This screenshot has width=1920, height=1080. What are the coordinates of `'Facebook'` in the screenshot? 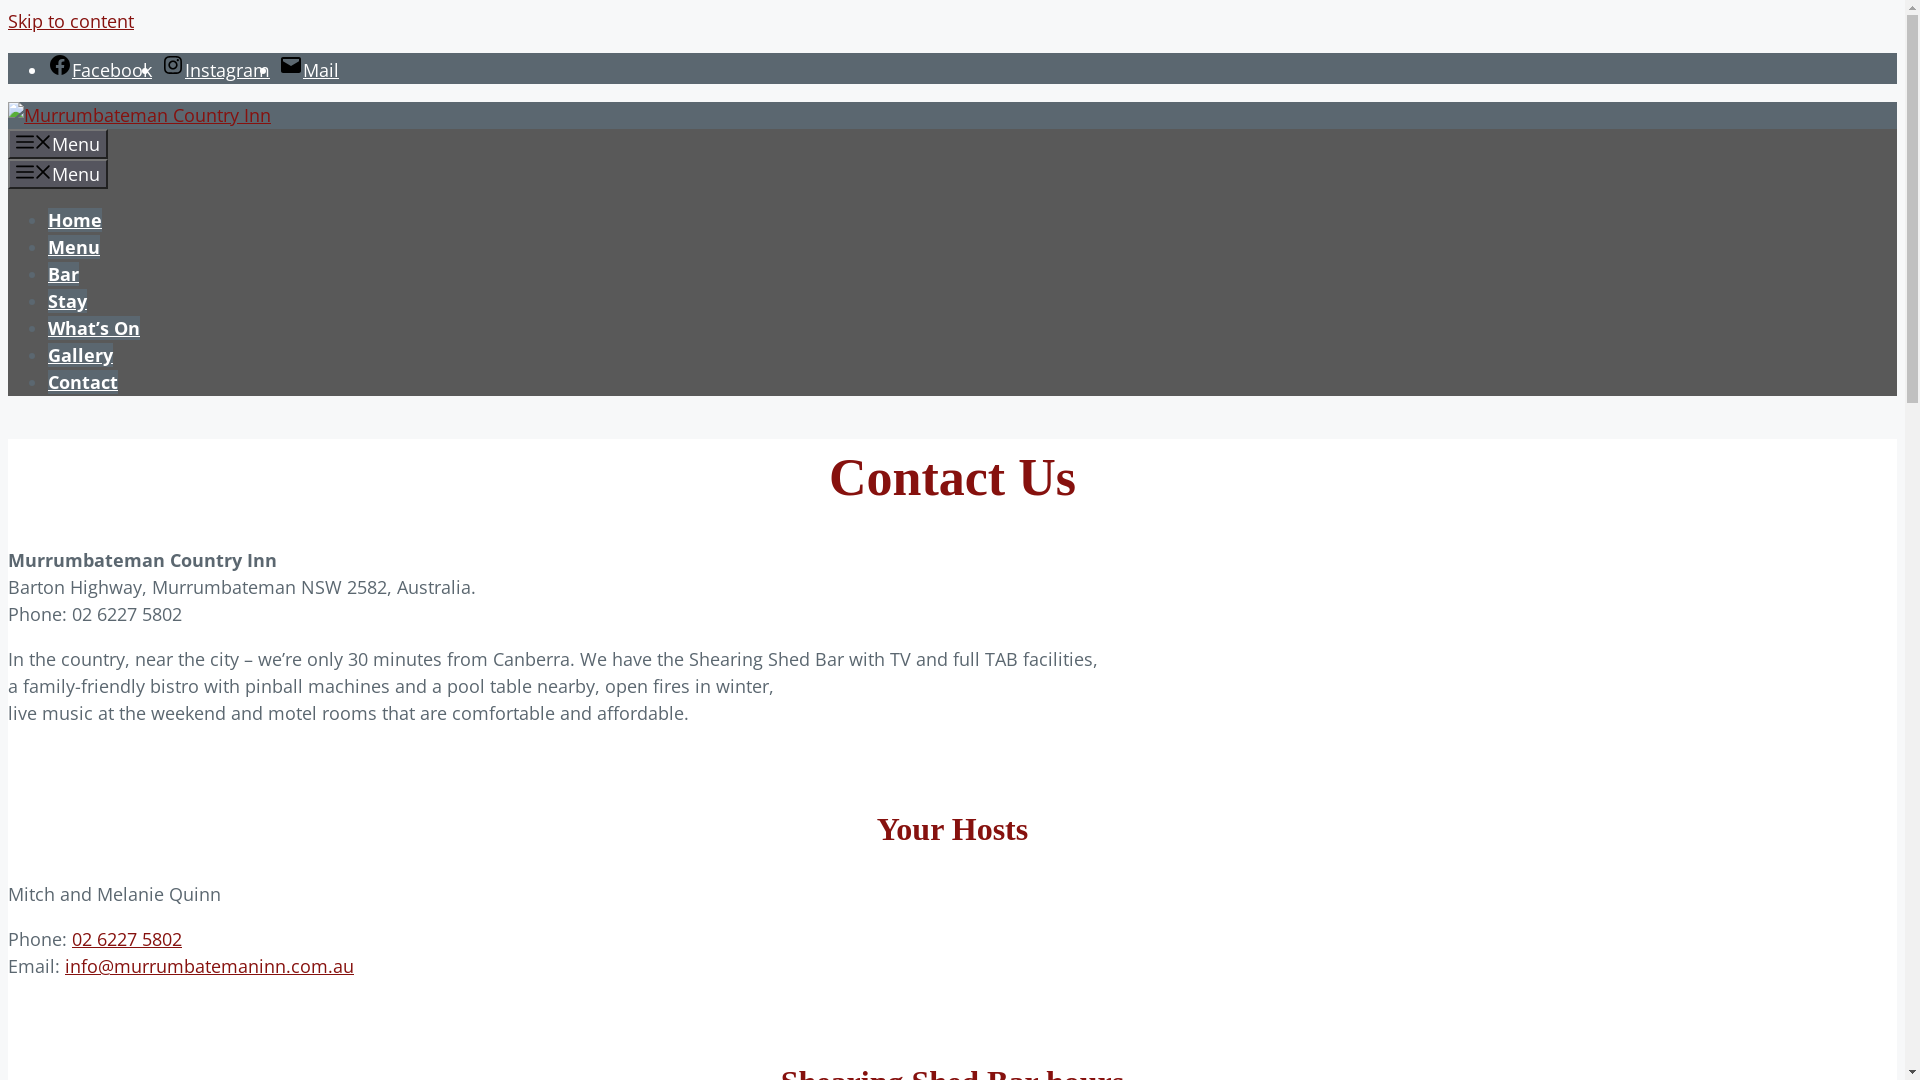 It's located at (48, 68).